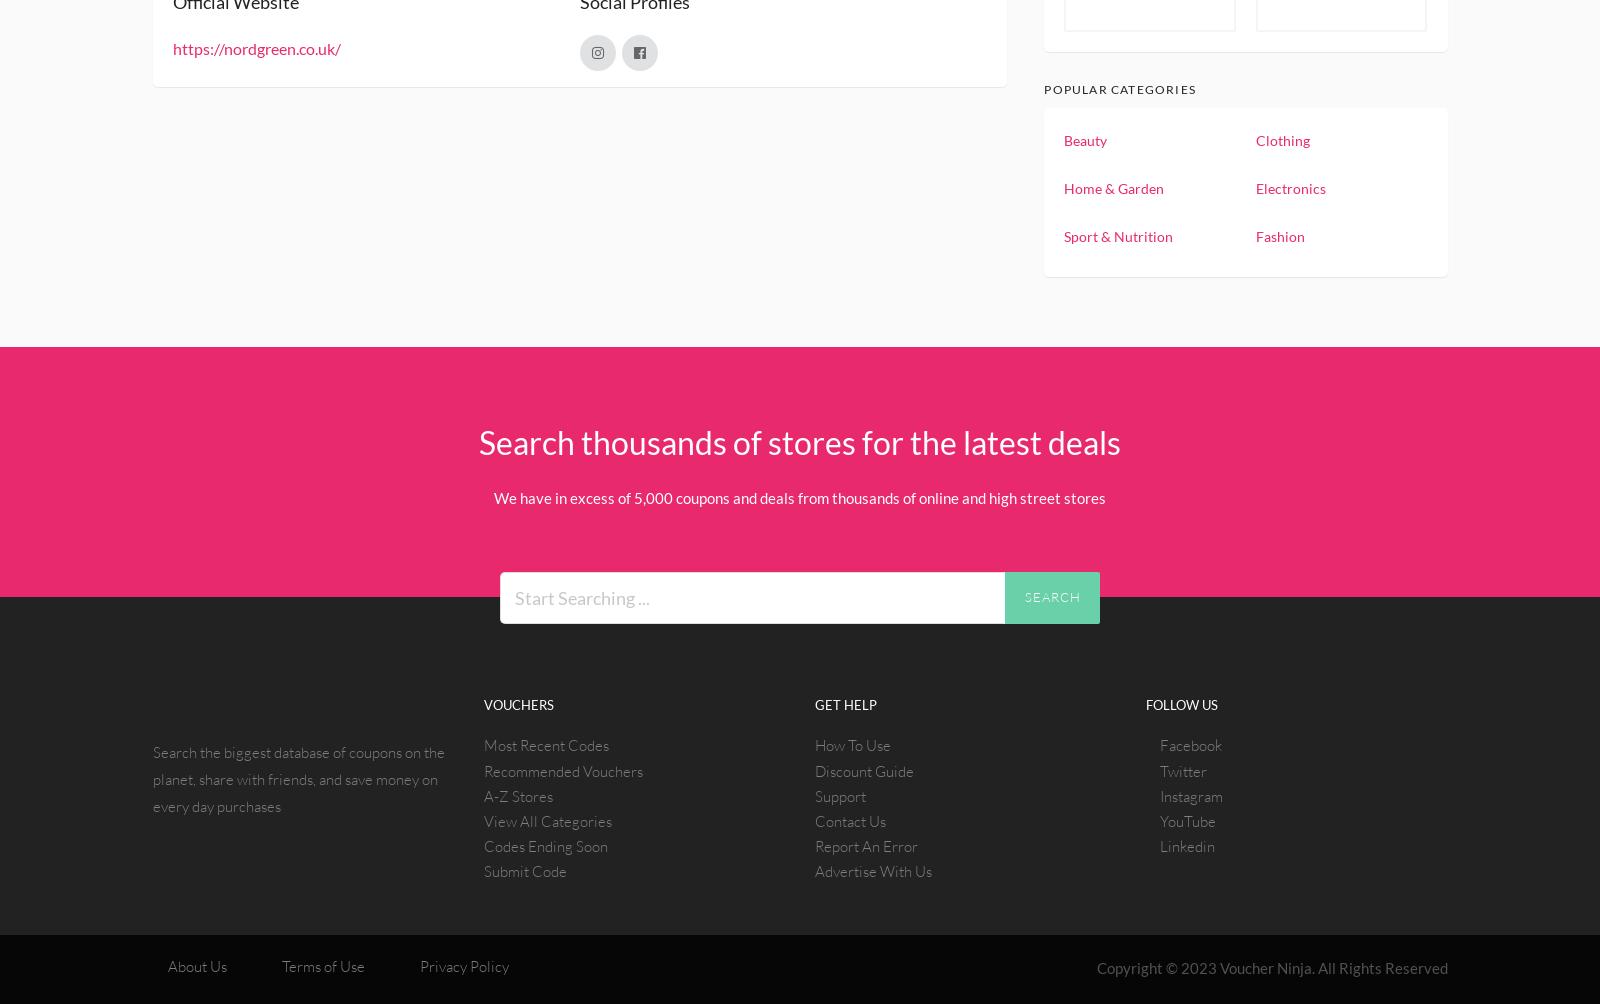 The width and height of the screenshot is (1600, 1004). I want to click on 'Search', so click(1052, 596).